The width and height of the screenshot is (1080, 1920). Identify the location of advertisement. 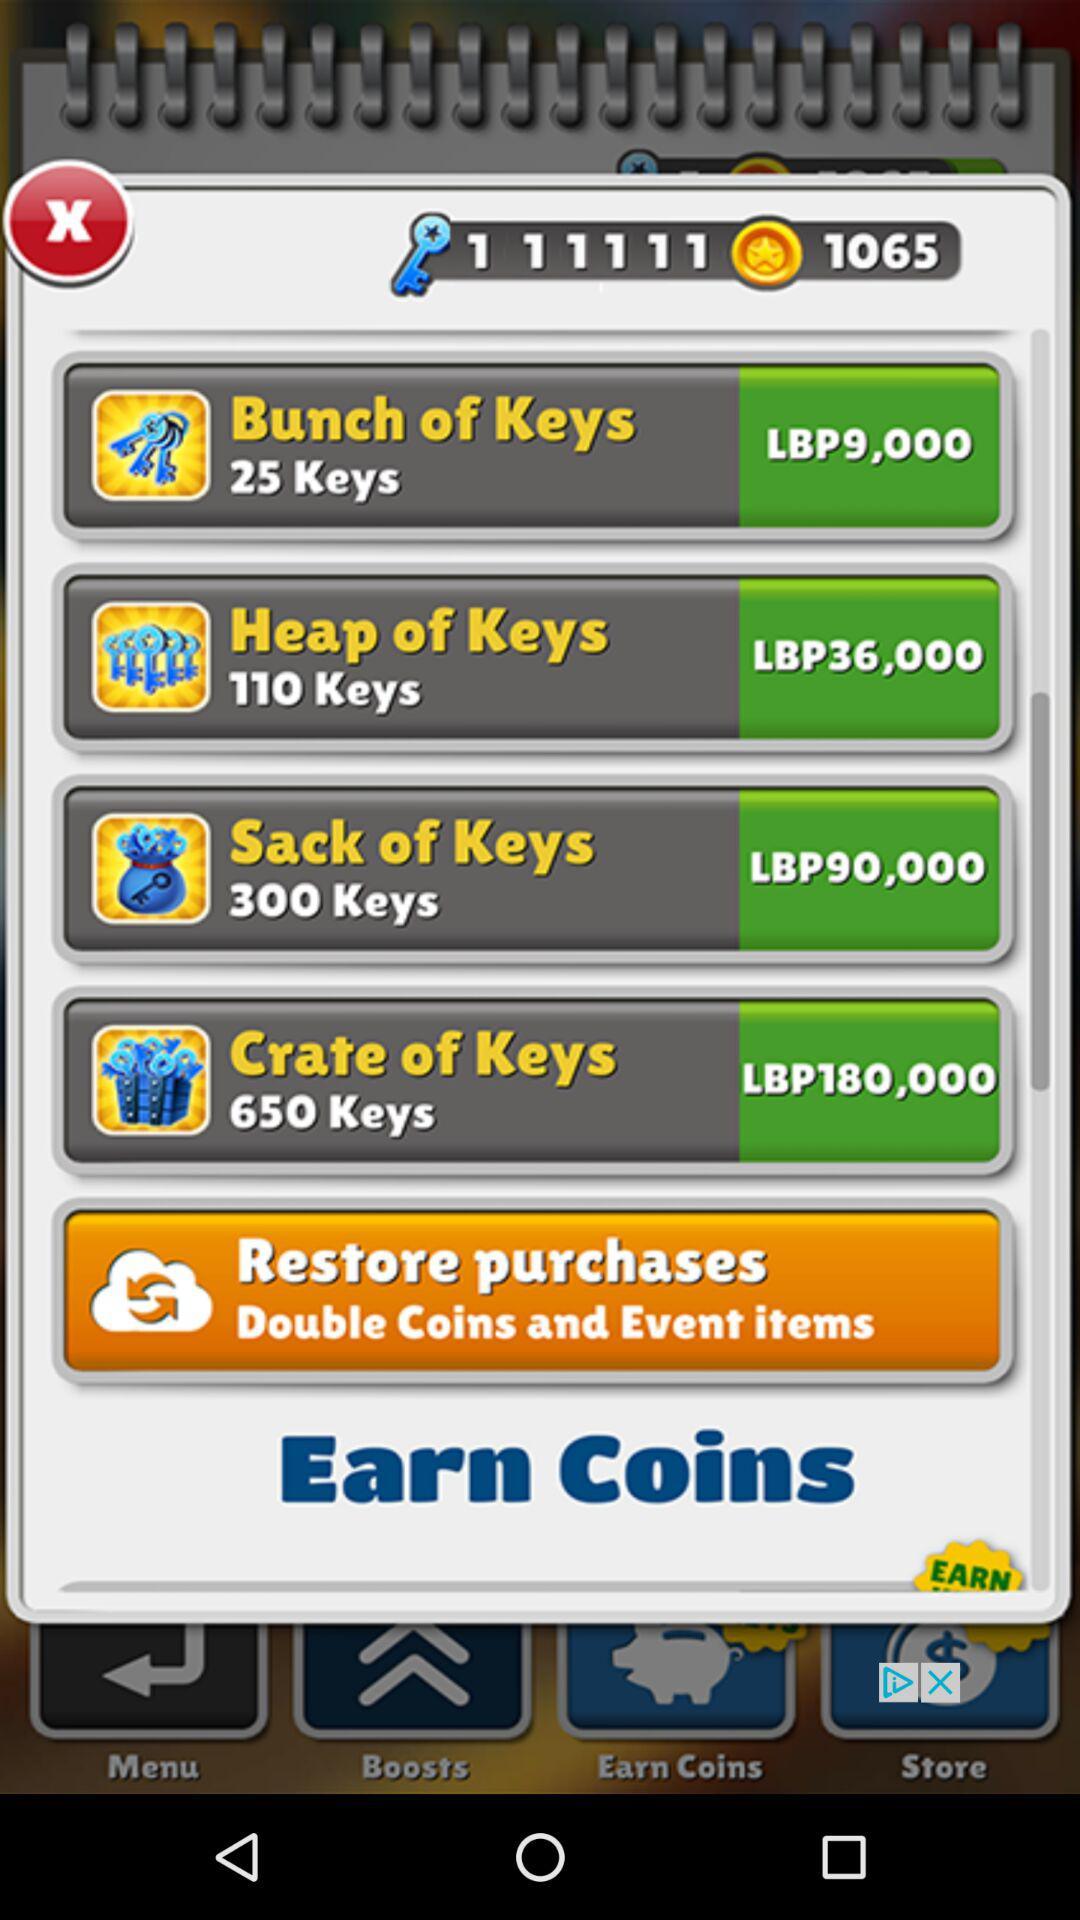
(540, 1727).